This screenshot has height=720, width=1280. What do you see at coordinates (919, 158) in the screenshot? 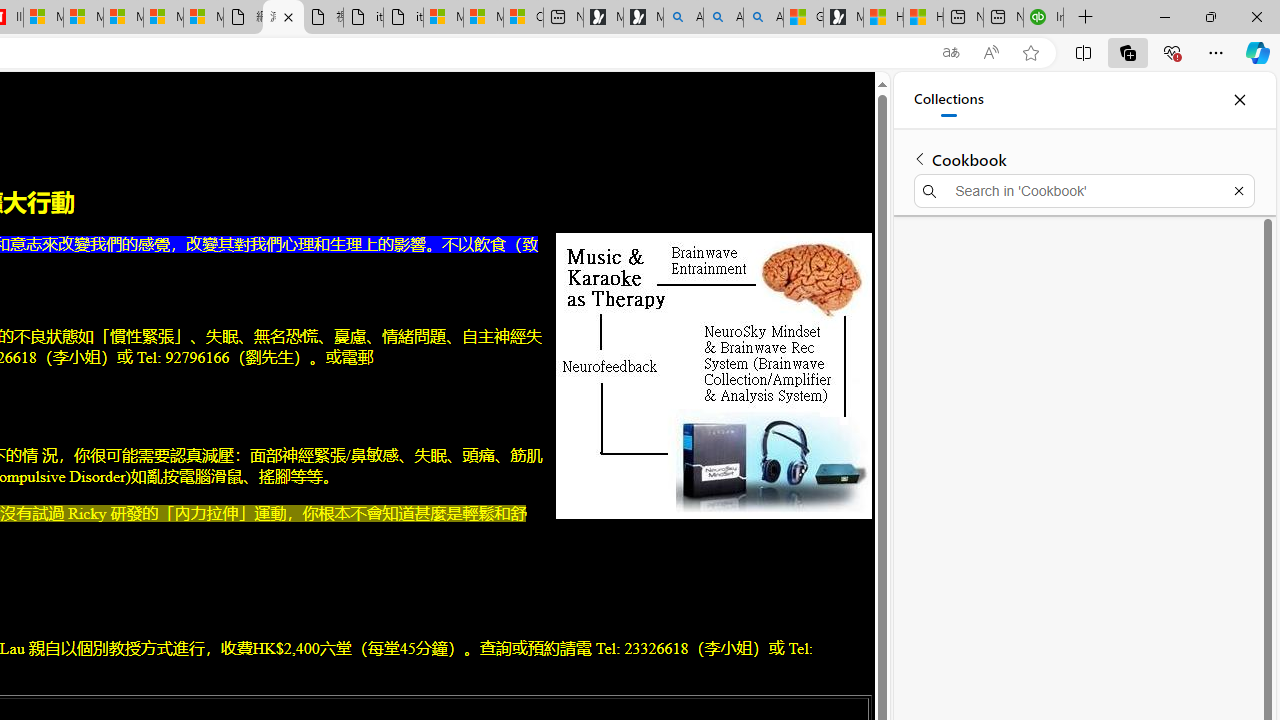
I see `'Back to list of collections'` at bounding box center [919, 158].